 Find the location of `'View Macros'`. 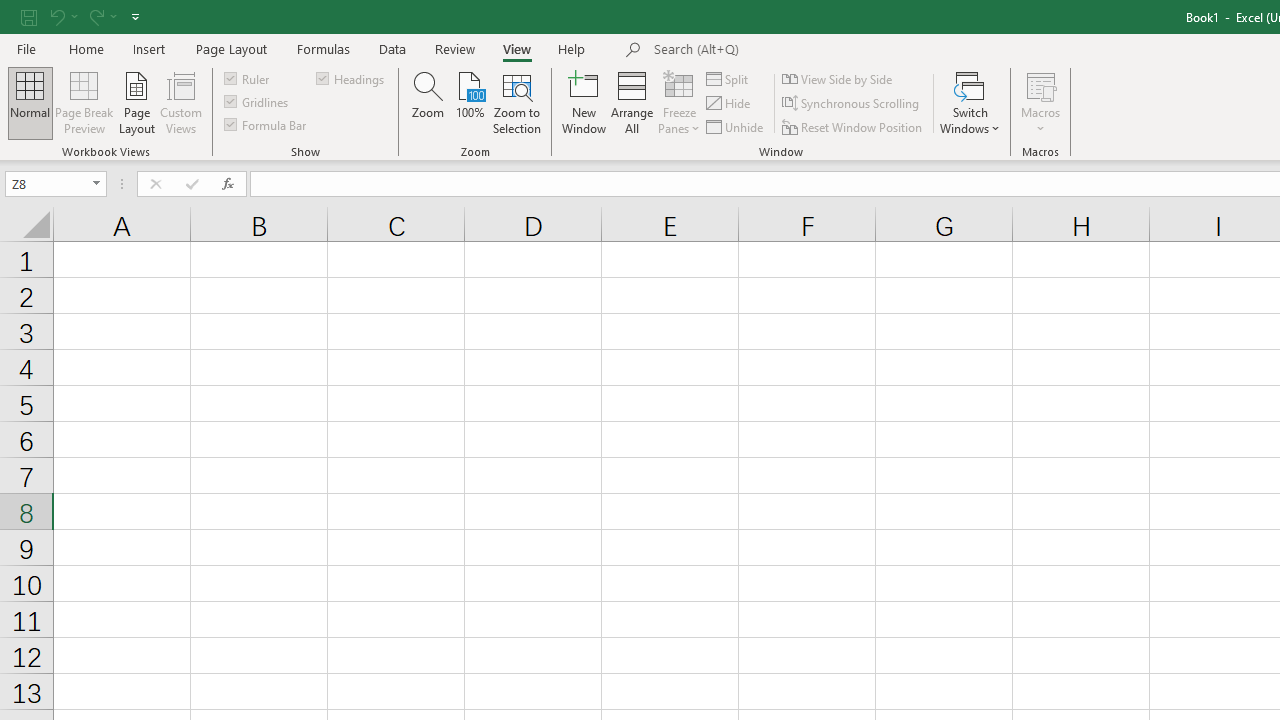

'View Macros' is located at coordinates (1040, 84).